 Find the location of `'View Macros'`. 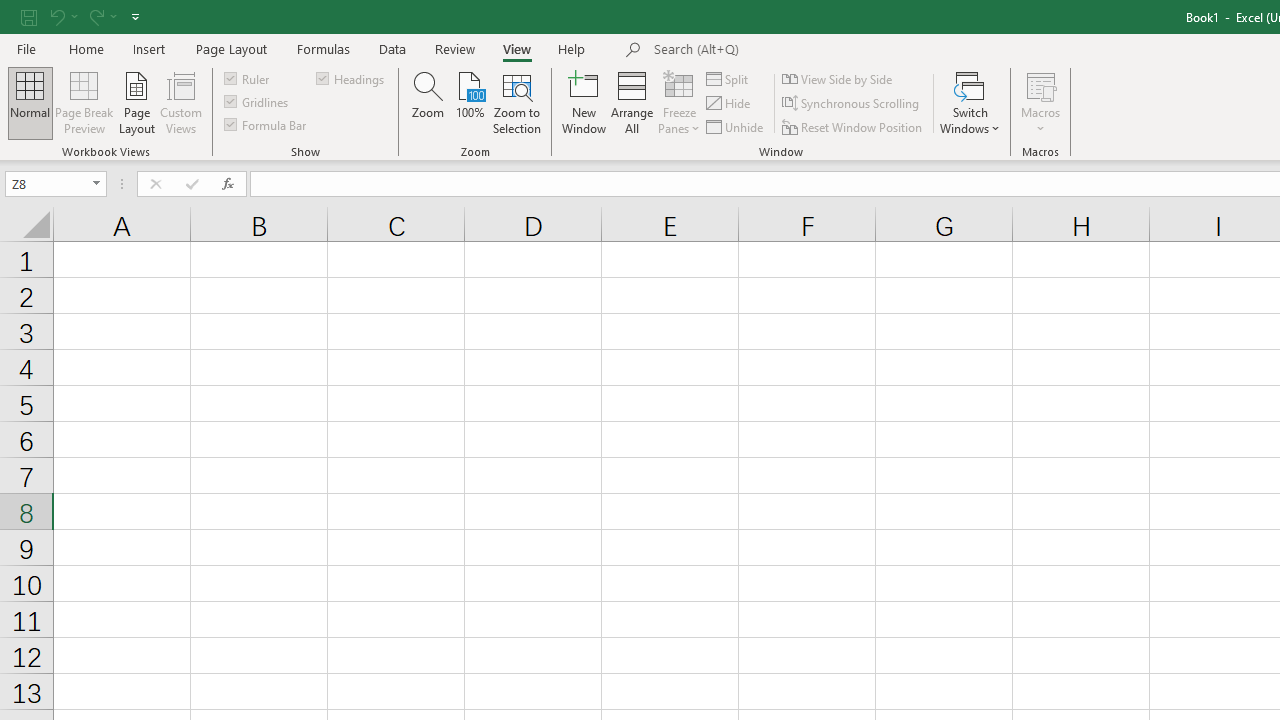

'View Macros' is located at coordinates (1040, 84).